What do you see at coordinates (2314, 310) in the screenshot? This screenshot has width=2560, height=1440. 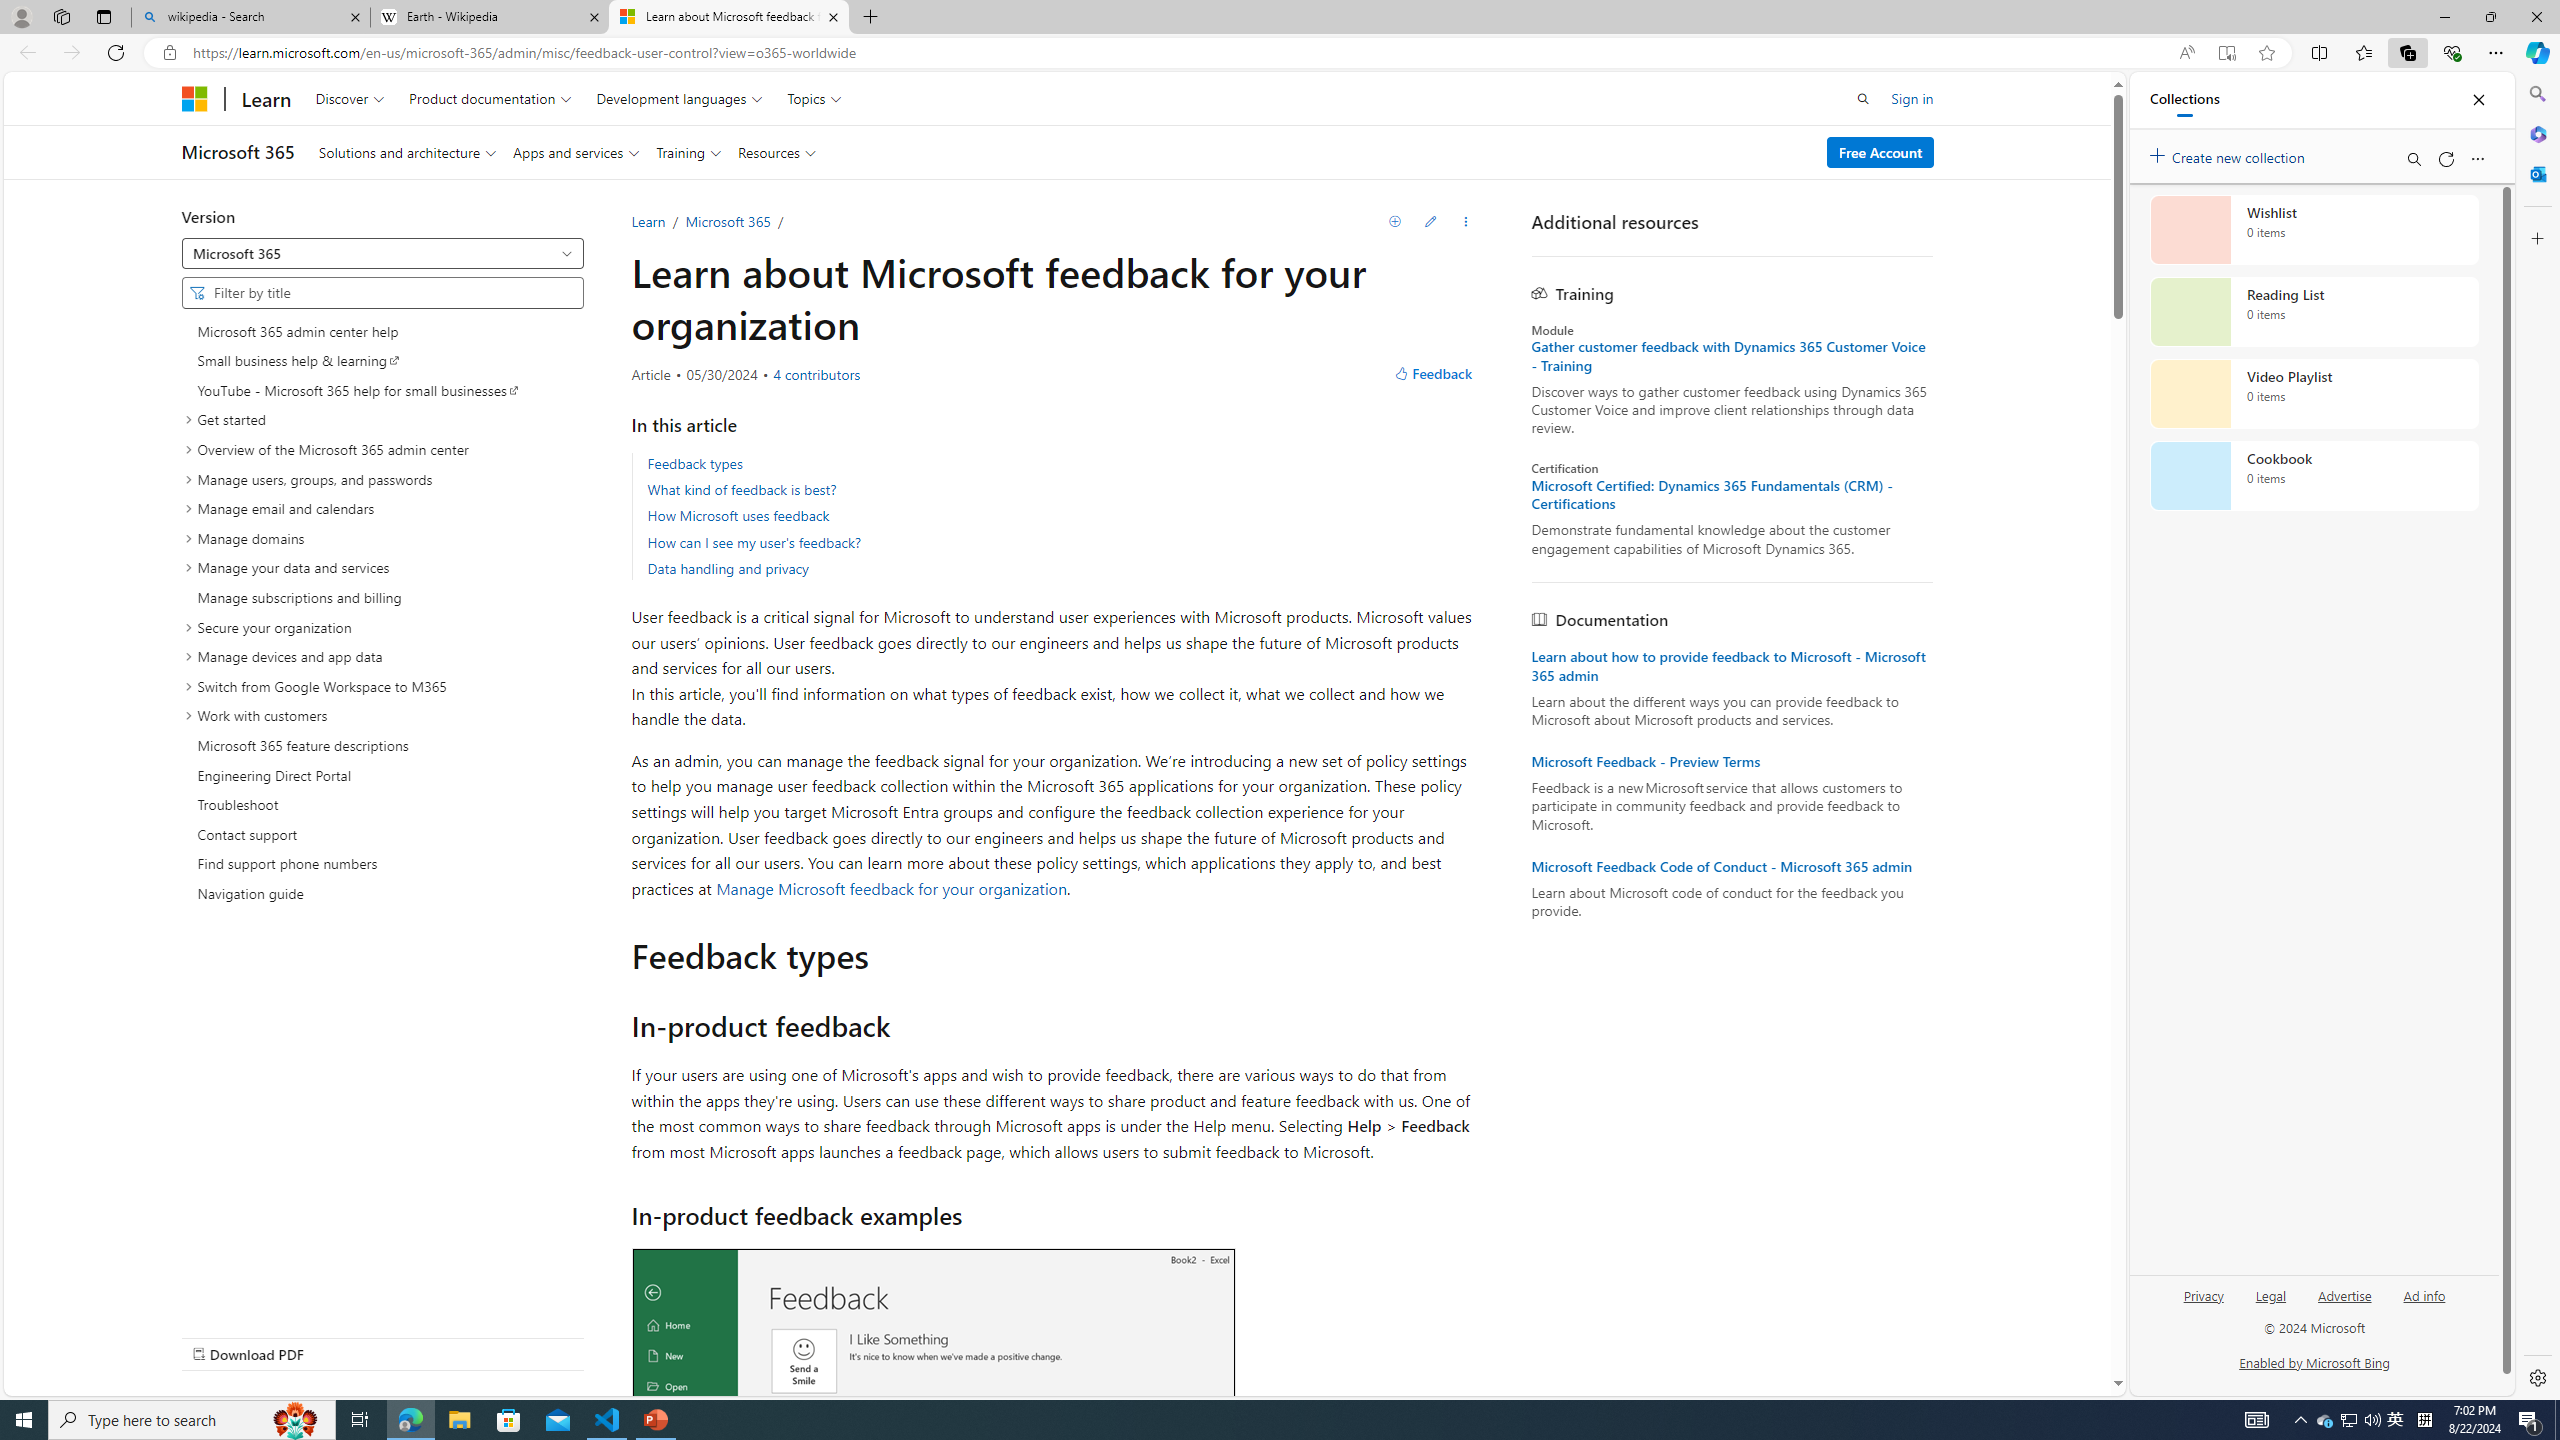 I see `'Reading List collection, 0 items'` at bounding box center [2314, 310].